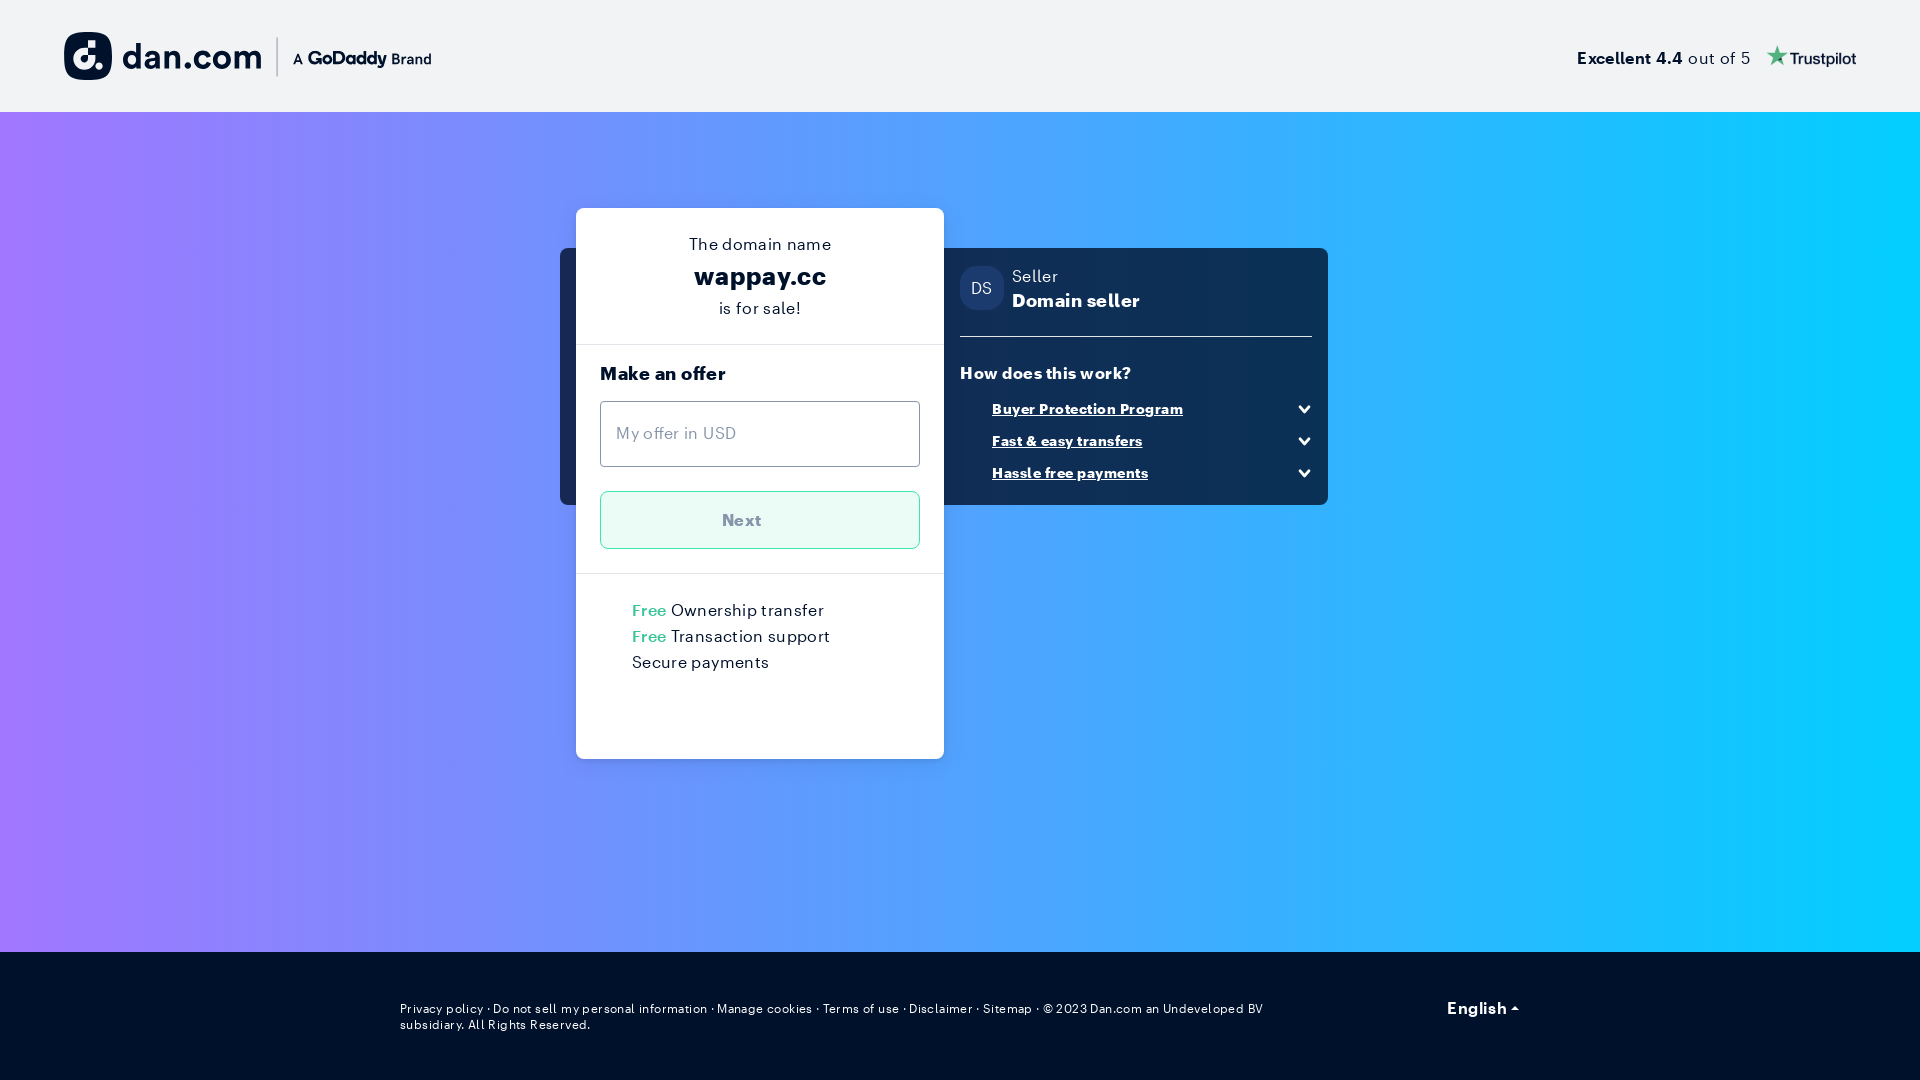 This screenshot has height=1080, width=1920. I want to click on 'Privacy policy', so click(438, 1007).